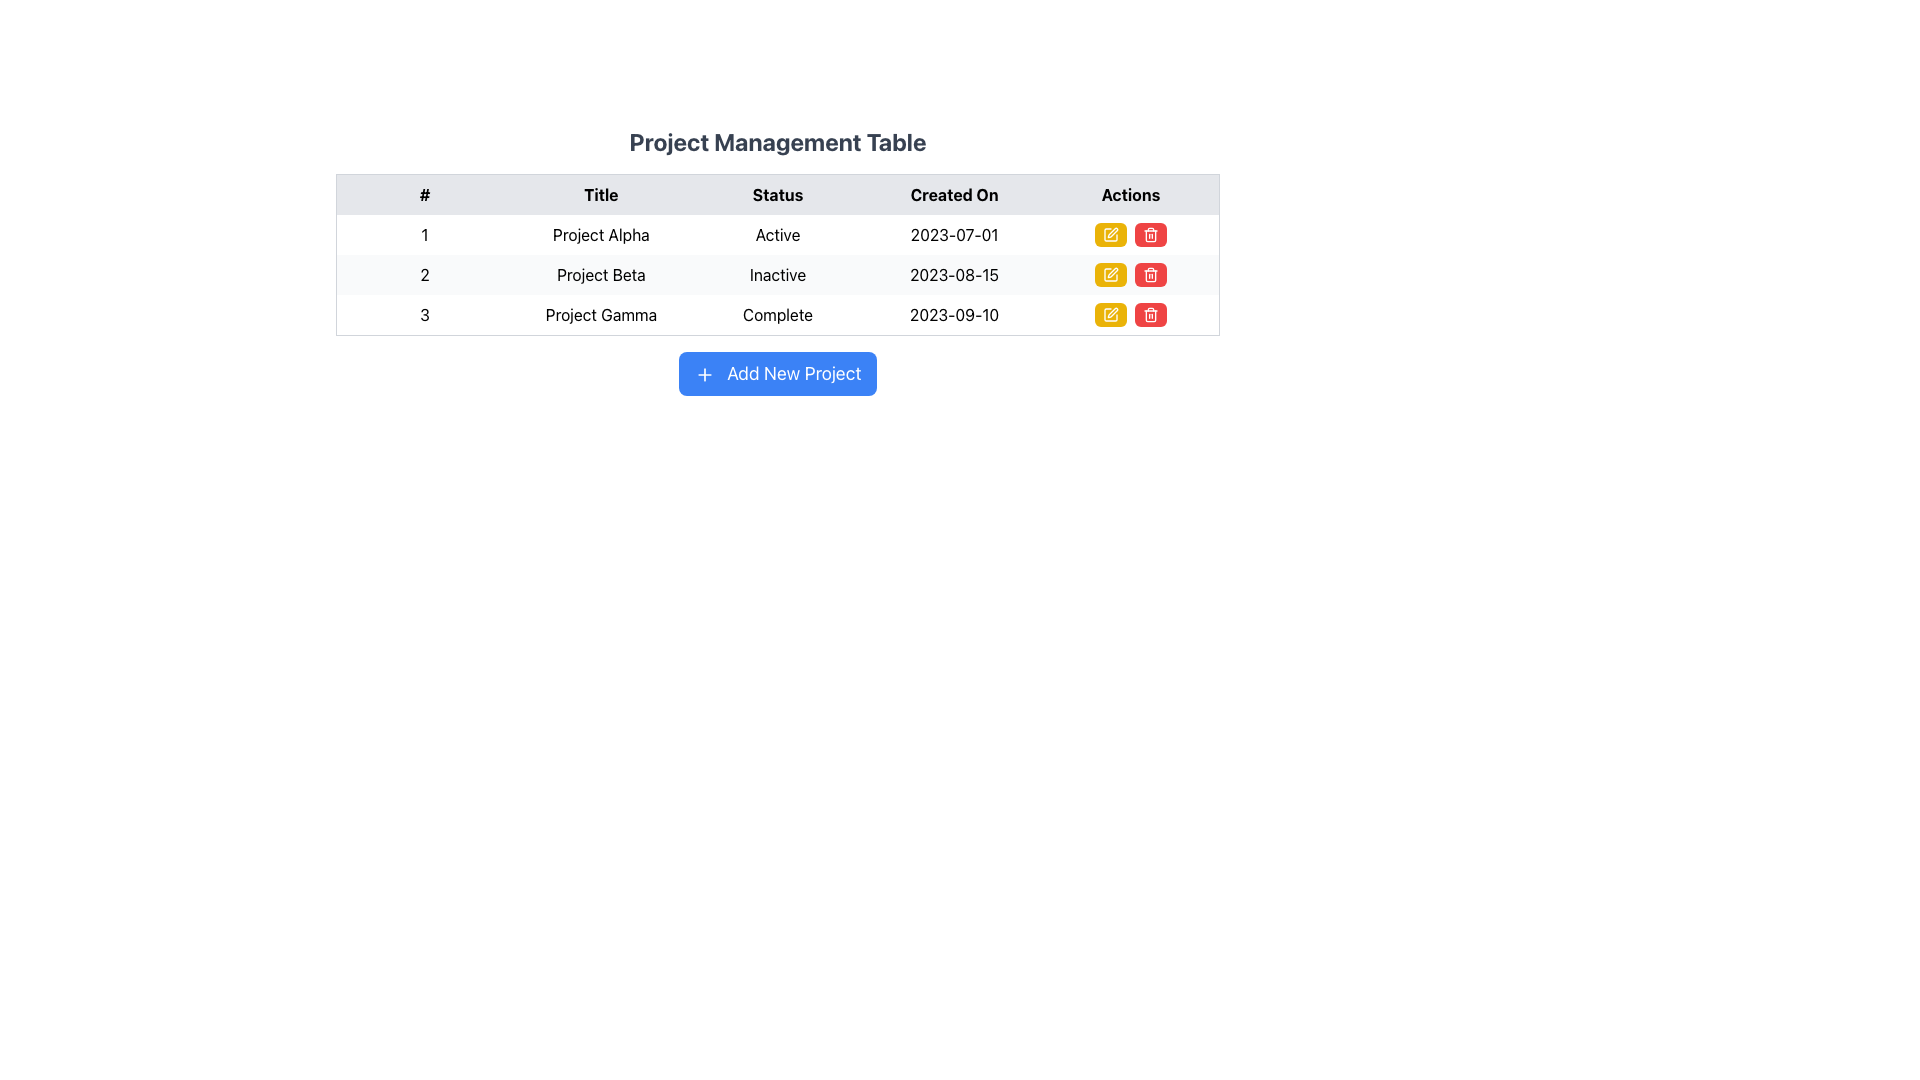 This screenshot has width=1920, height=1080. Describe the element at coordinates (1109, 315) in the screenshot. I see `the 'Edit' button in the 'Actions' column of the 'Project Management Table' to initiate editing for the 'Project Gamma' entry` at that location.